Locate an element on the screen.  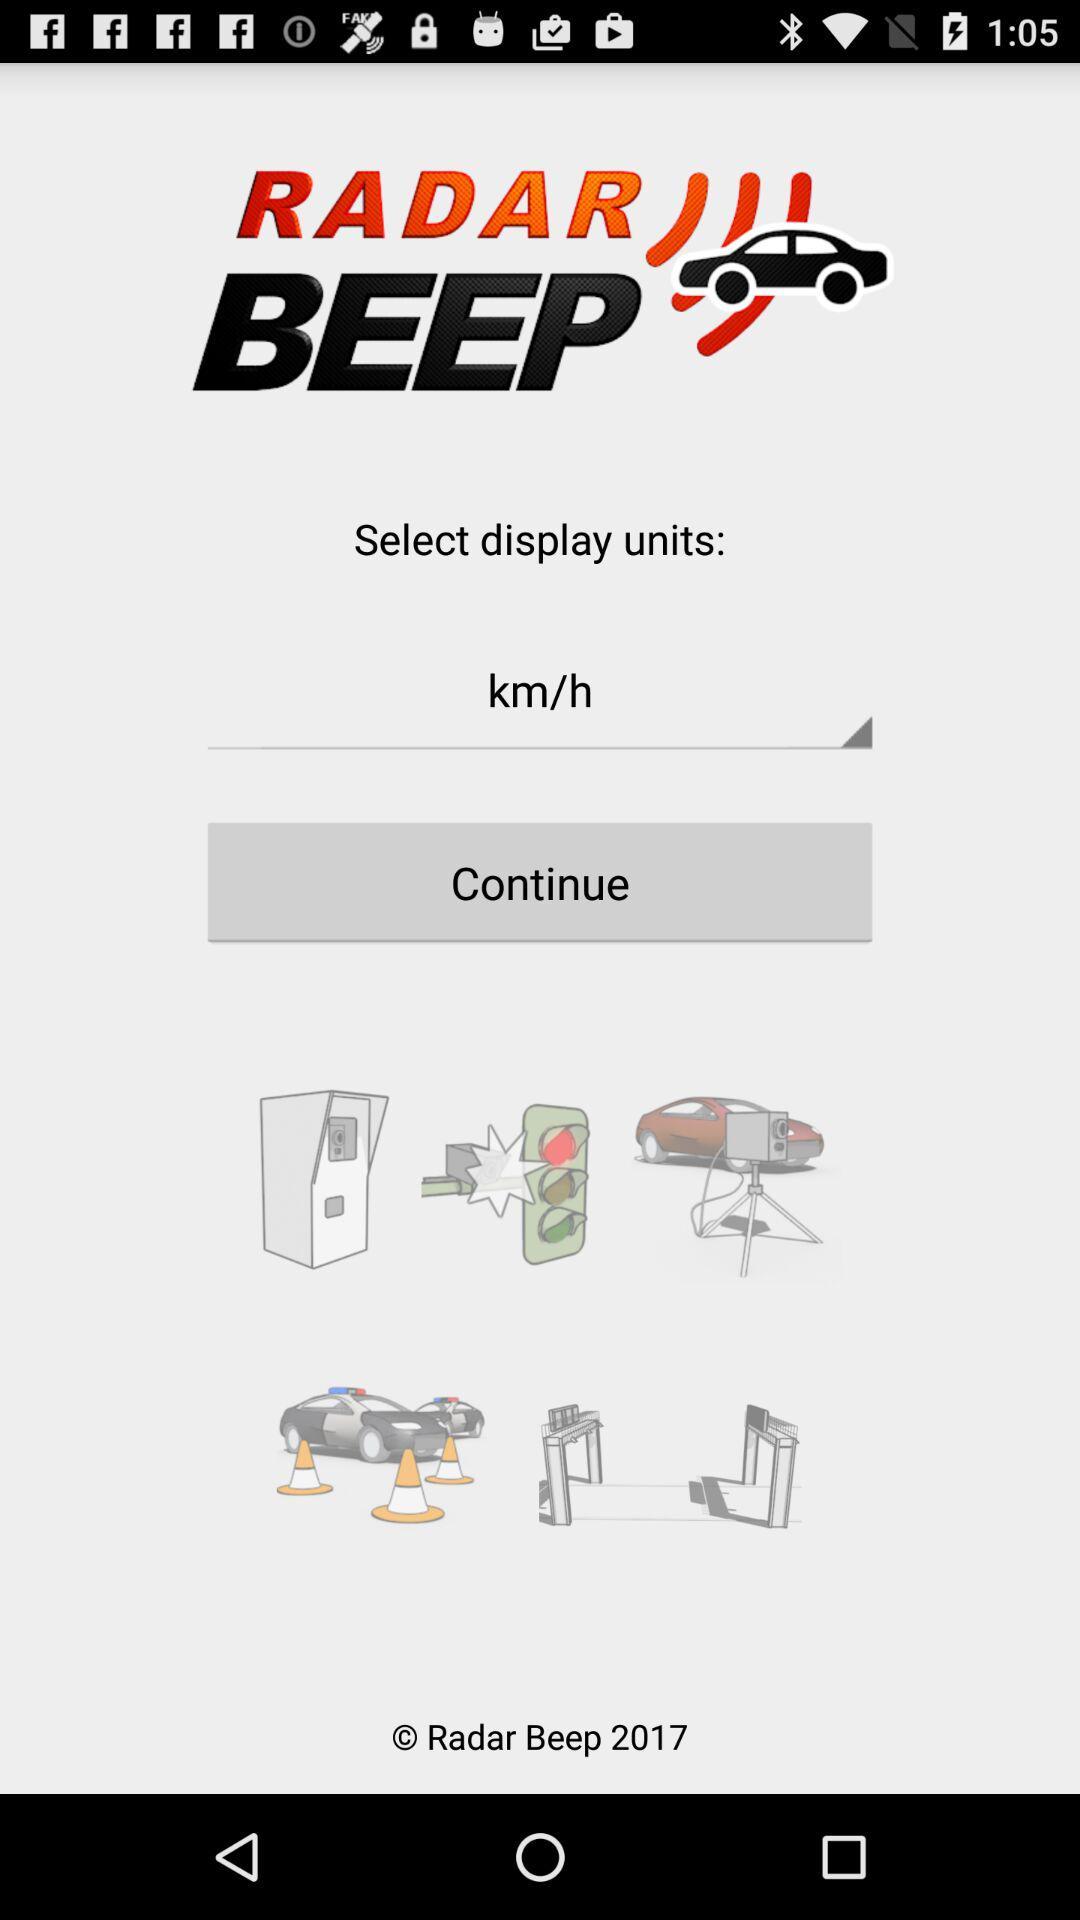
the button below the km/h is located at coordinates (540, 881).